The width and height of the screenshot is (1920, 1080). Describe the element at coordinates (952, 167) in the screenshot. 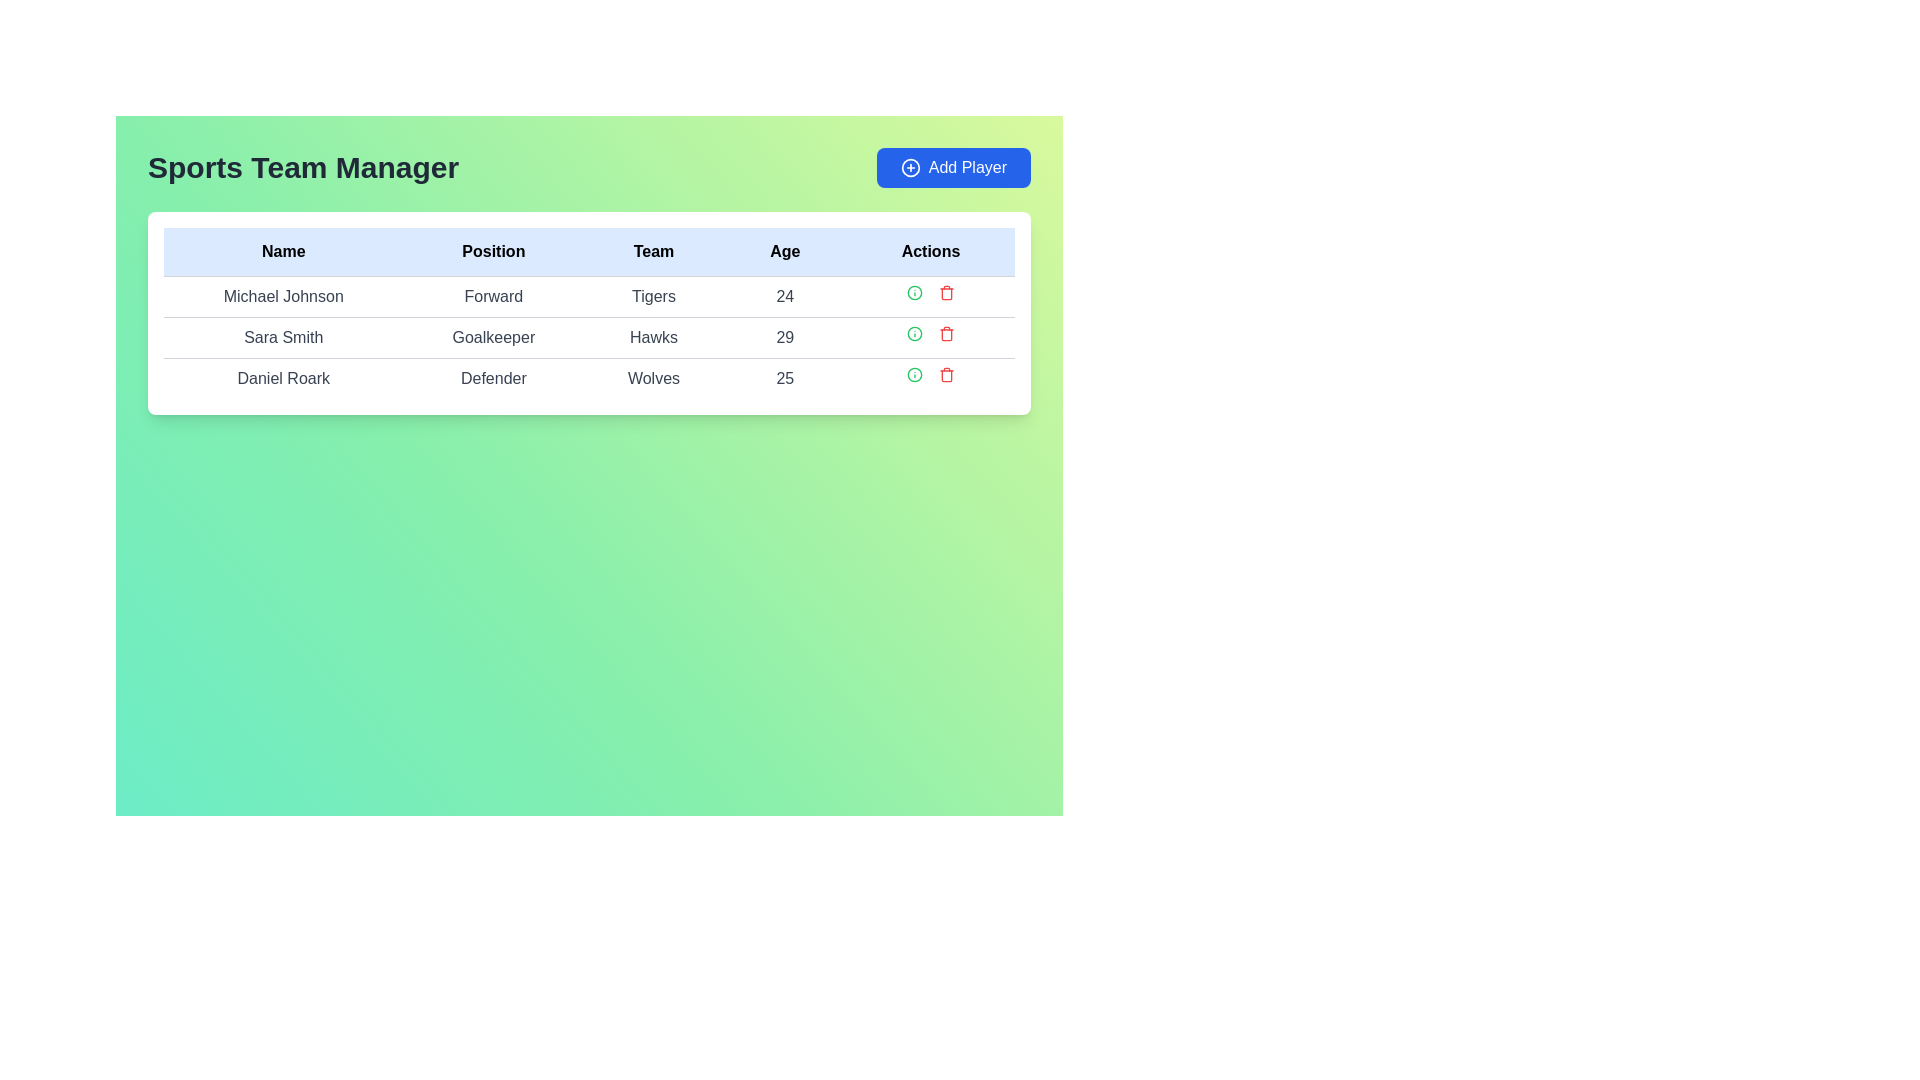

I see `the button to add a new player to the sports team, located in the top right corner next to the title 'Sports Team Manager'` at that location.